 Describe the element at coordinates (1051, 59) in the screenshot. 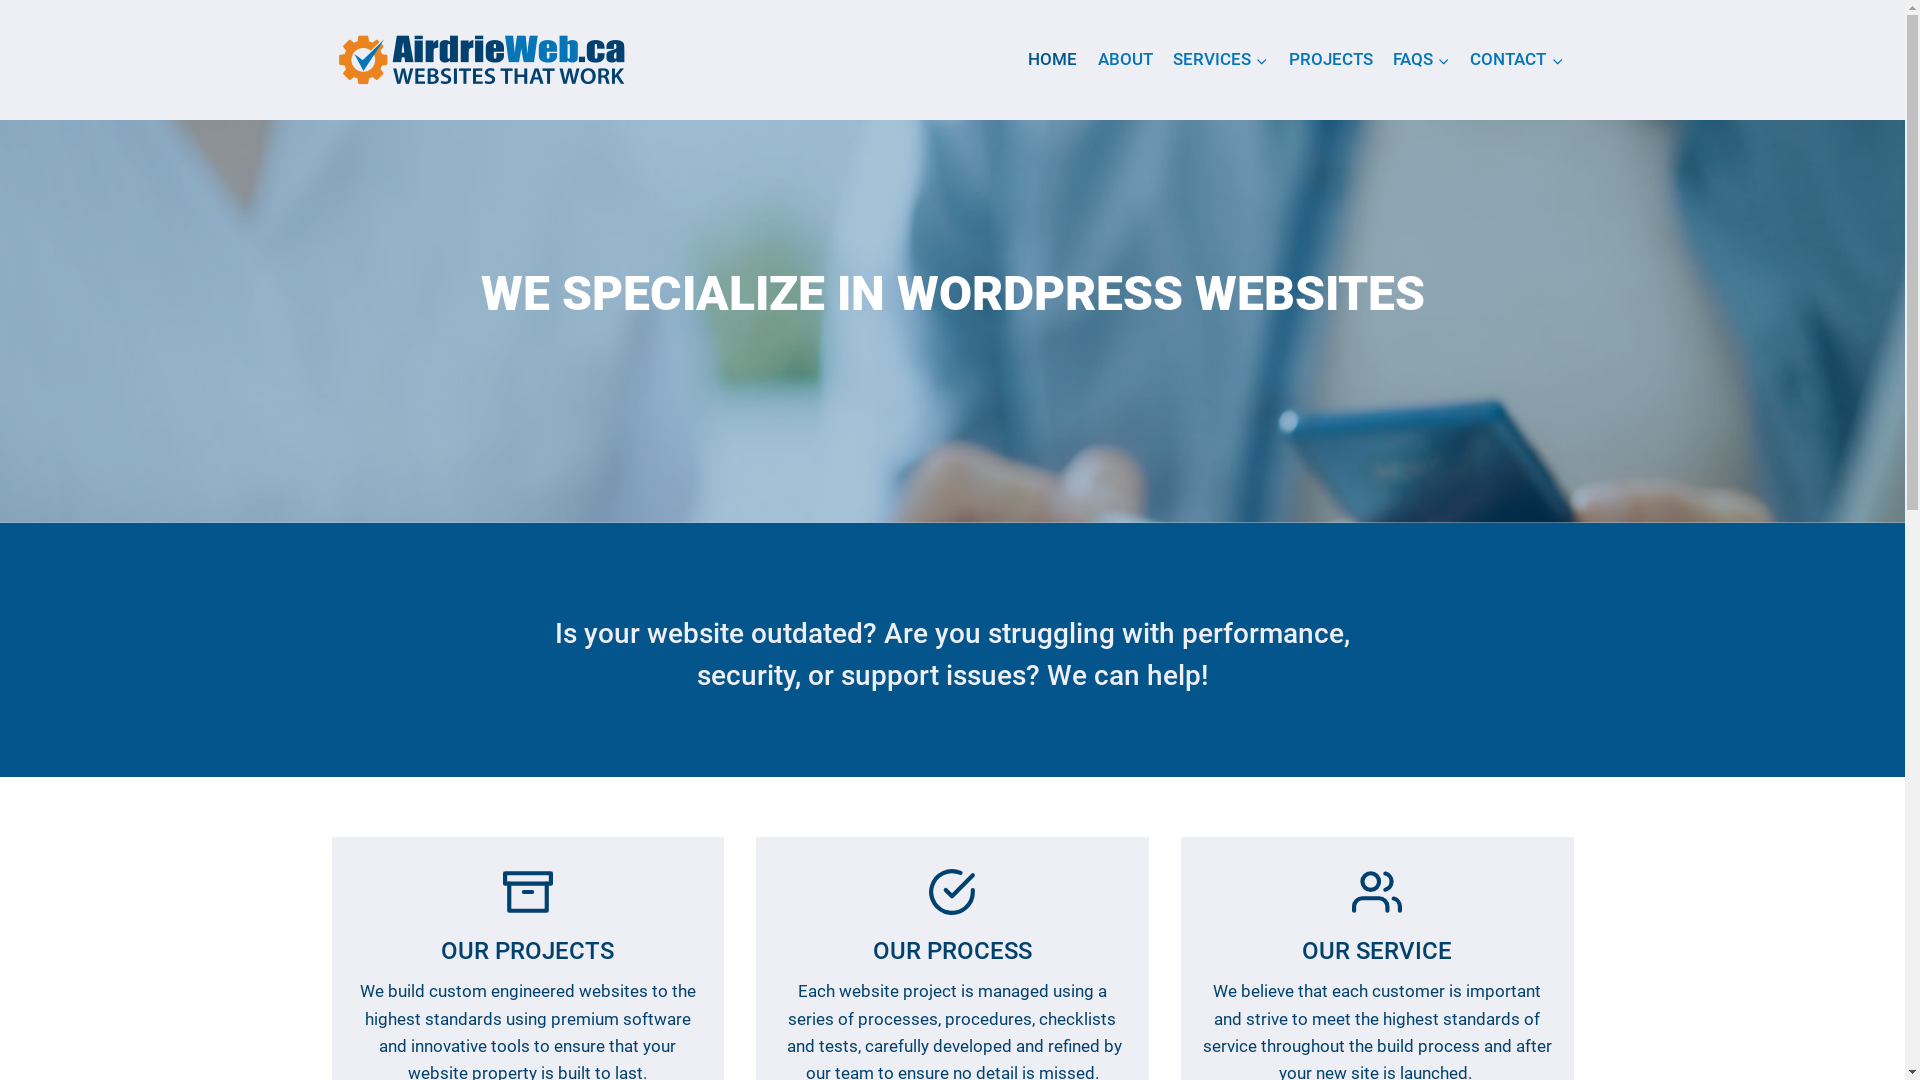

I see `'HOME'` at that location.